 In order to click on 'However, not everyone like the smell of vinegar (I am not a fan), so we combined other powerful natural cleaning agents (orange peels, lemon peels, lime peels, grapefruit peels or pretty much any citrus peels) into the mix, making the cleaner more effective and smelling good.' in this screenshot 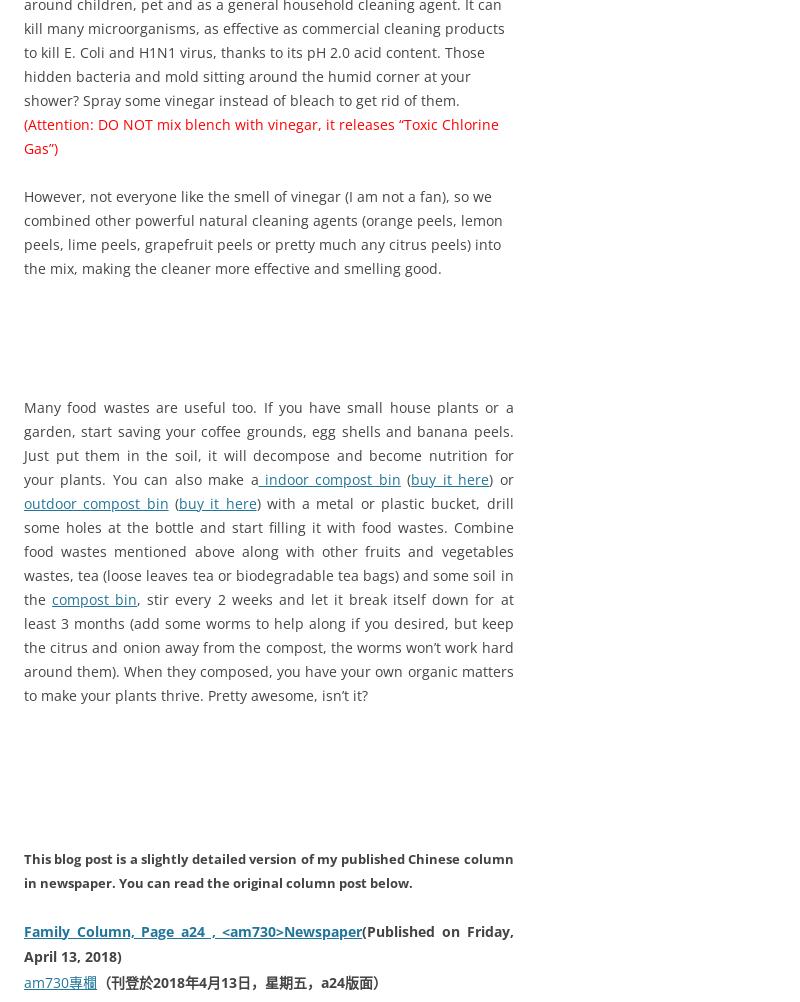, I will do `click(262, 231)`.